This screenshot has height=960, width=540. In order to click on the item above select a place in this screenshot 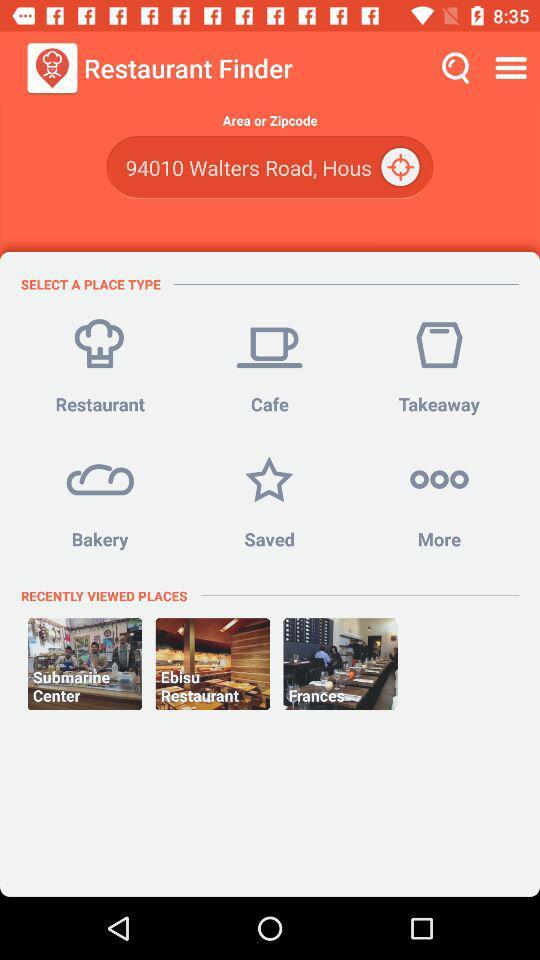, I will do `click(269, 166)`.